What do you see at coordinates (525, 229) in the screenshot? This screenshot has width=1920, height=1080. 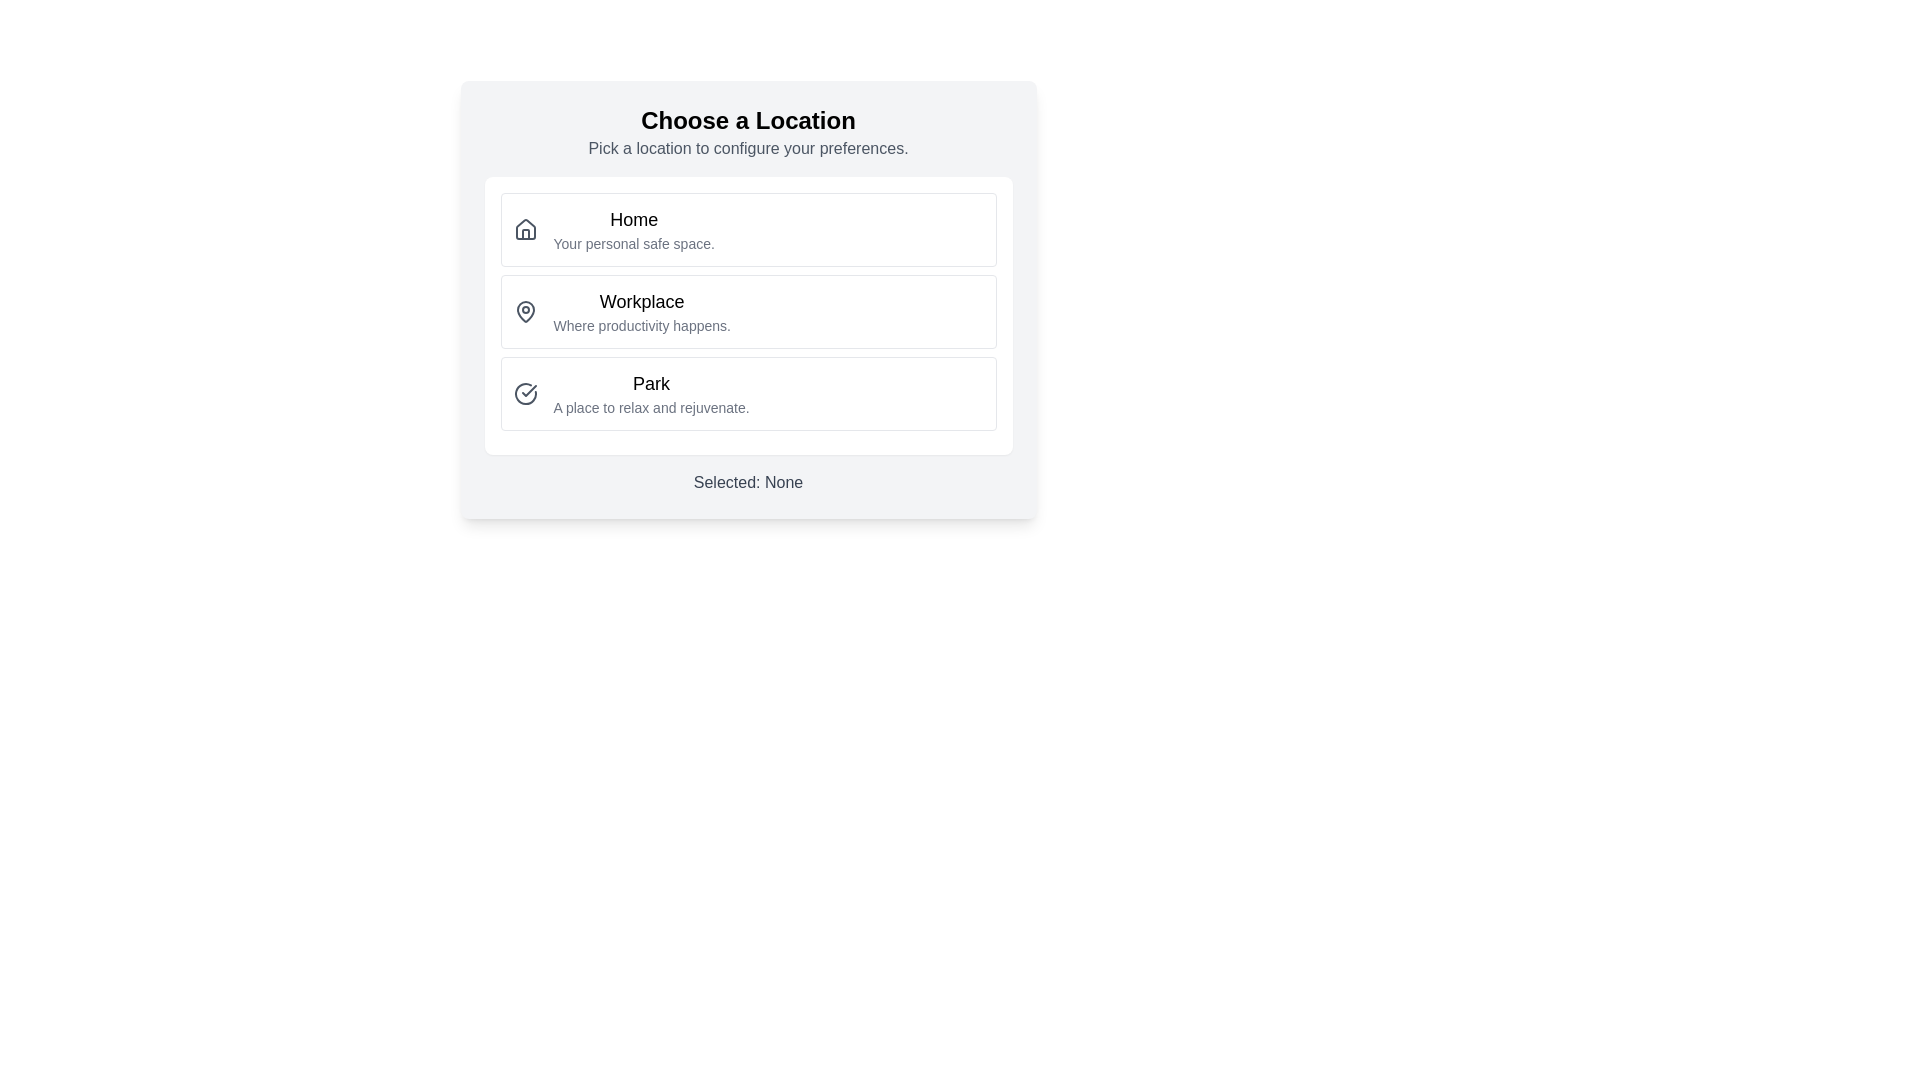 I see `the house icon representing the 'Home' navigation option, located at the top-left quadrant of the card, adjacent to the 'Home' text label` at bounding box center [525, 229].